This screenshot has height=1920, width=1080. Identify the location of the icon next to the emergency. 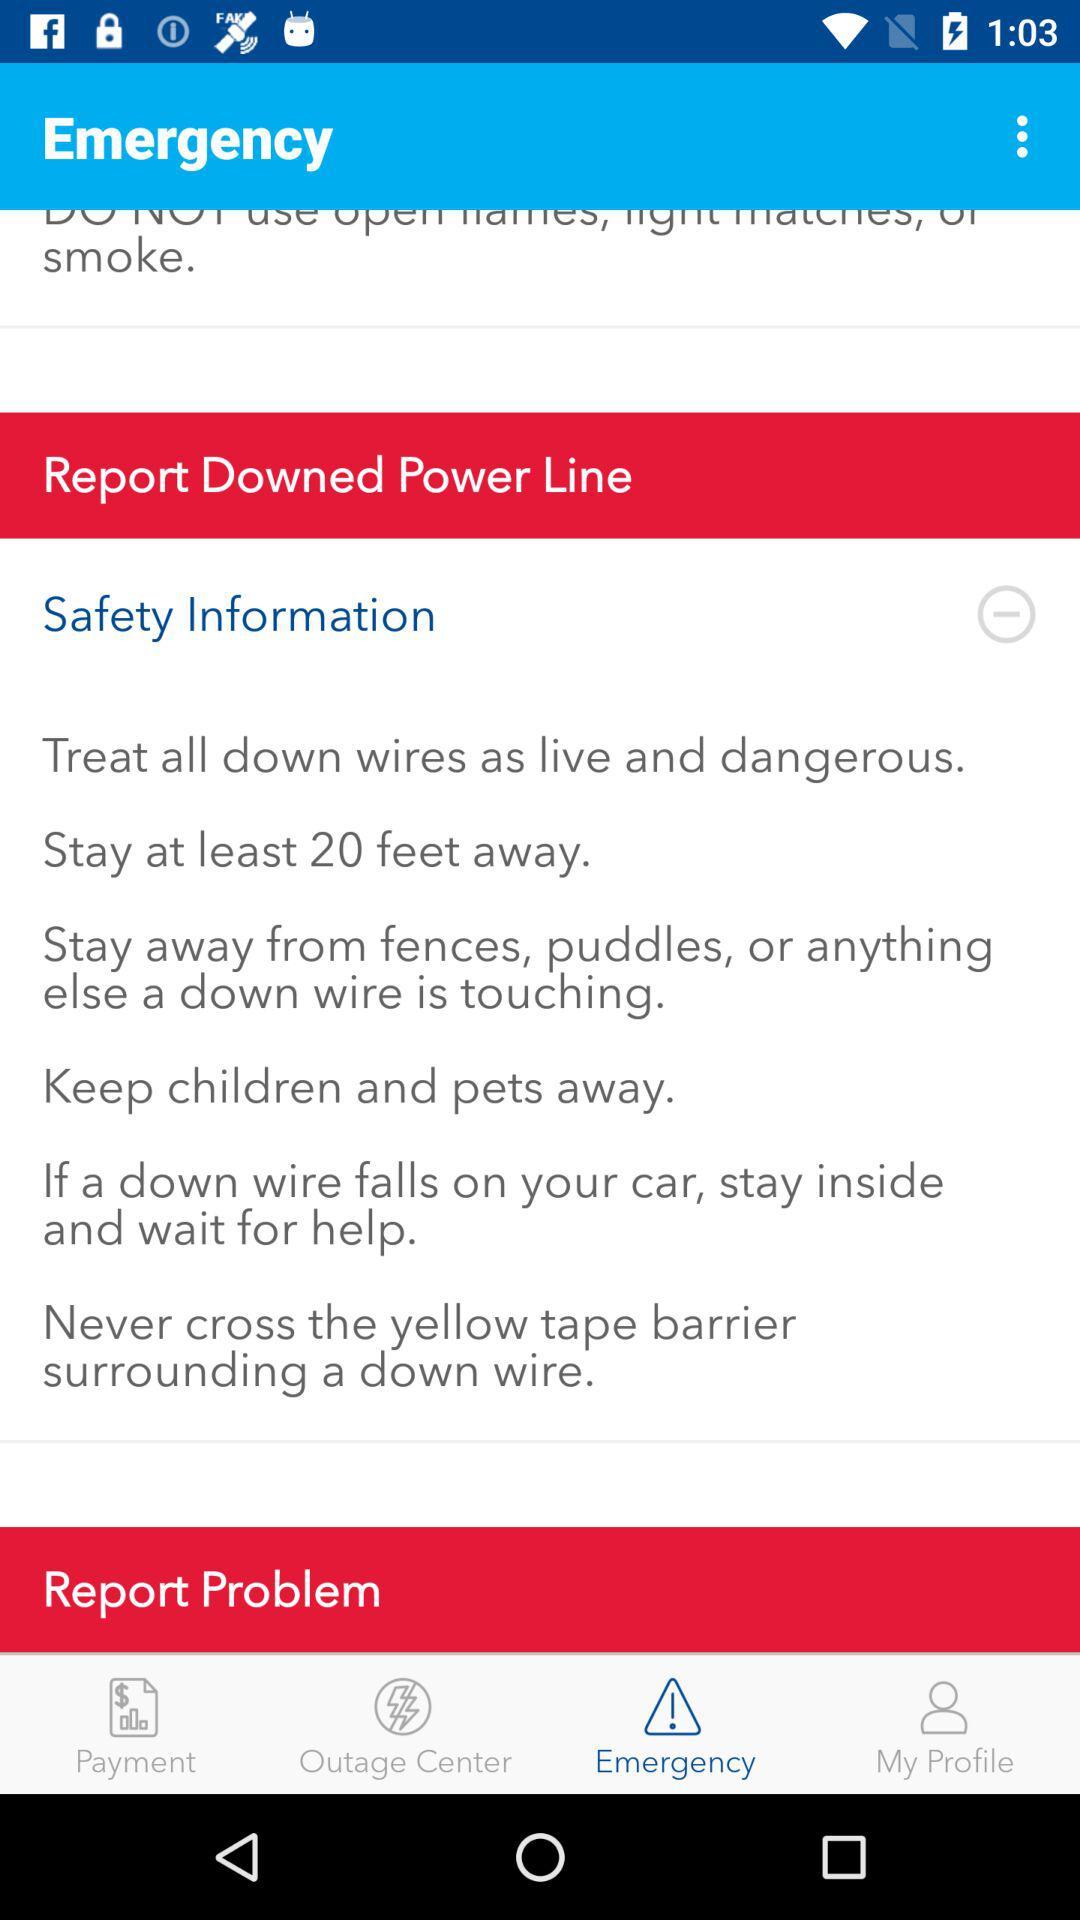
(1027, 135).